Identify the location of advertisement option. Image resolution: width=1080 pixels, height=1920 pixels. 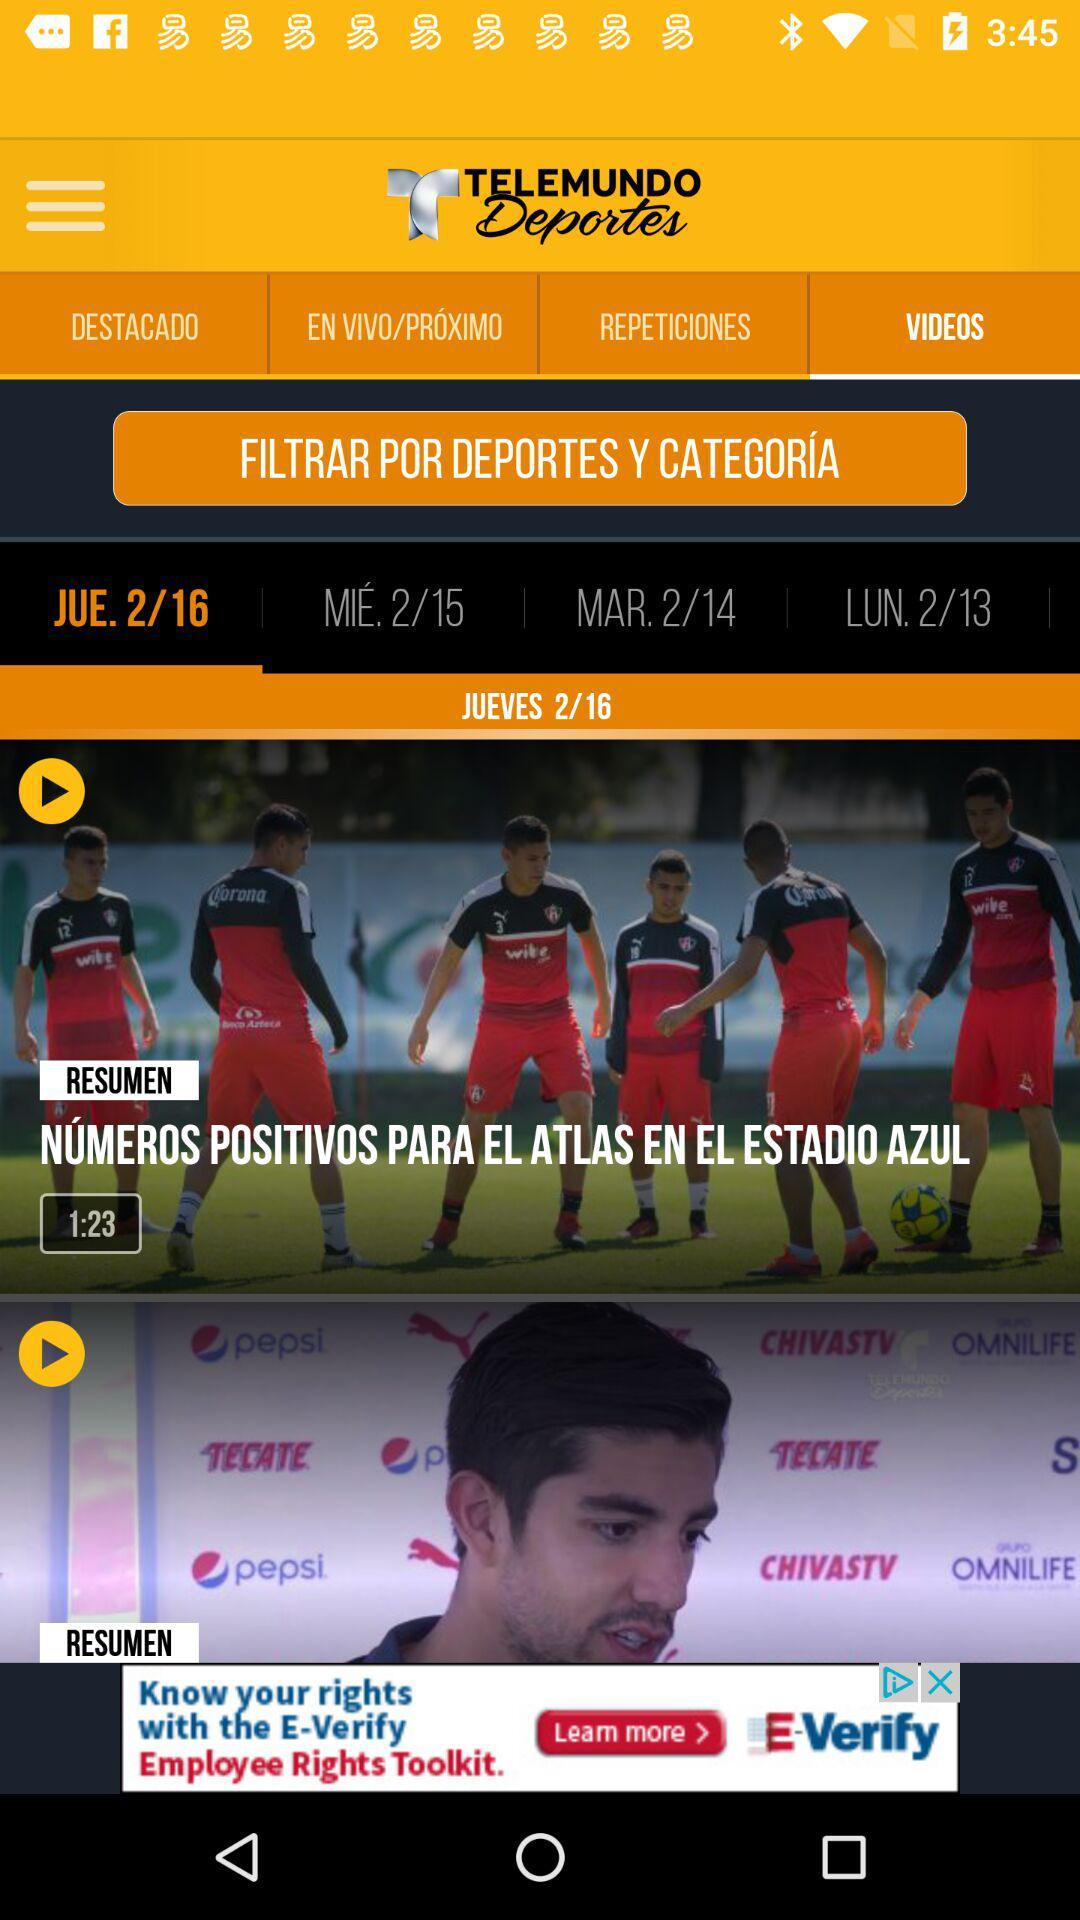
(540, 1727).